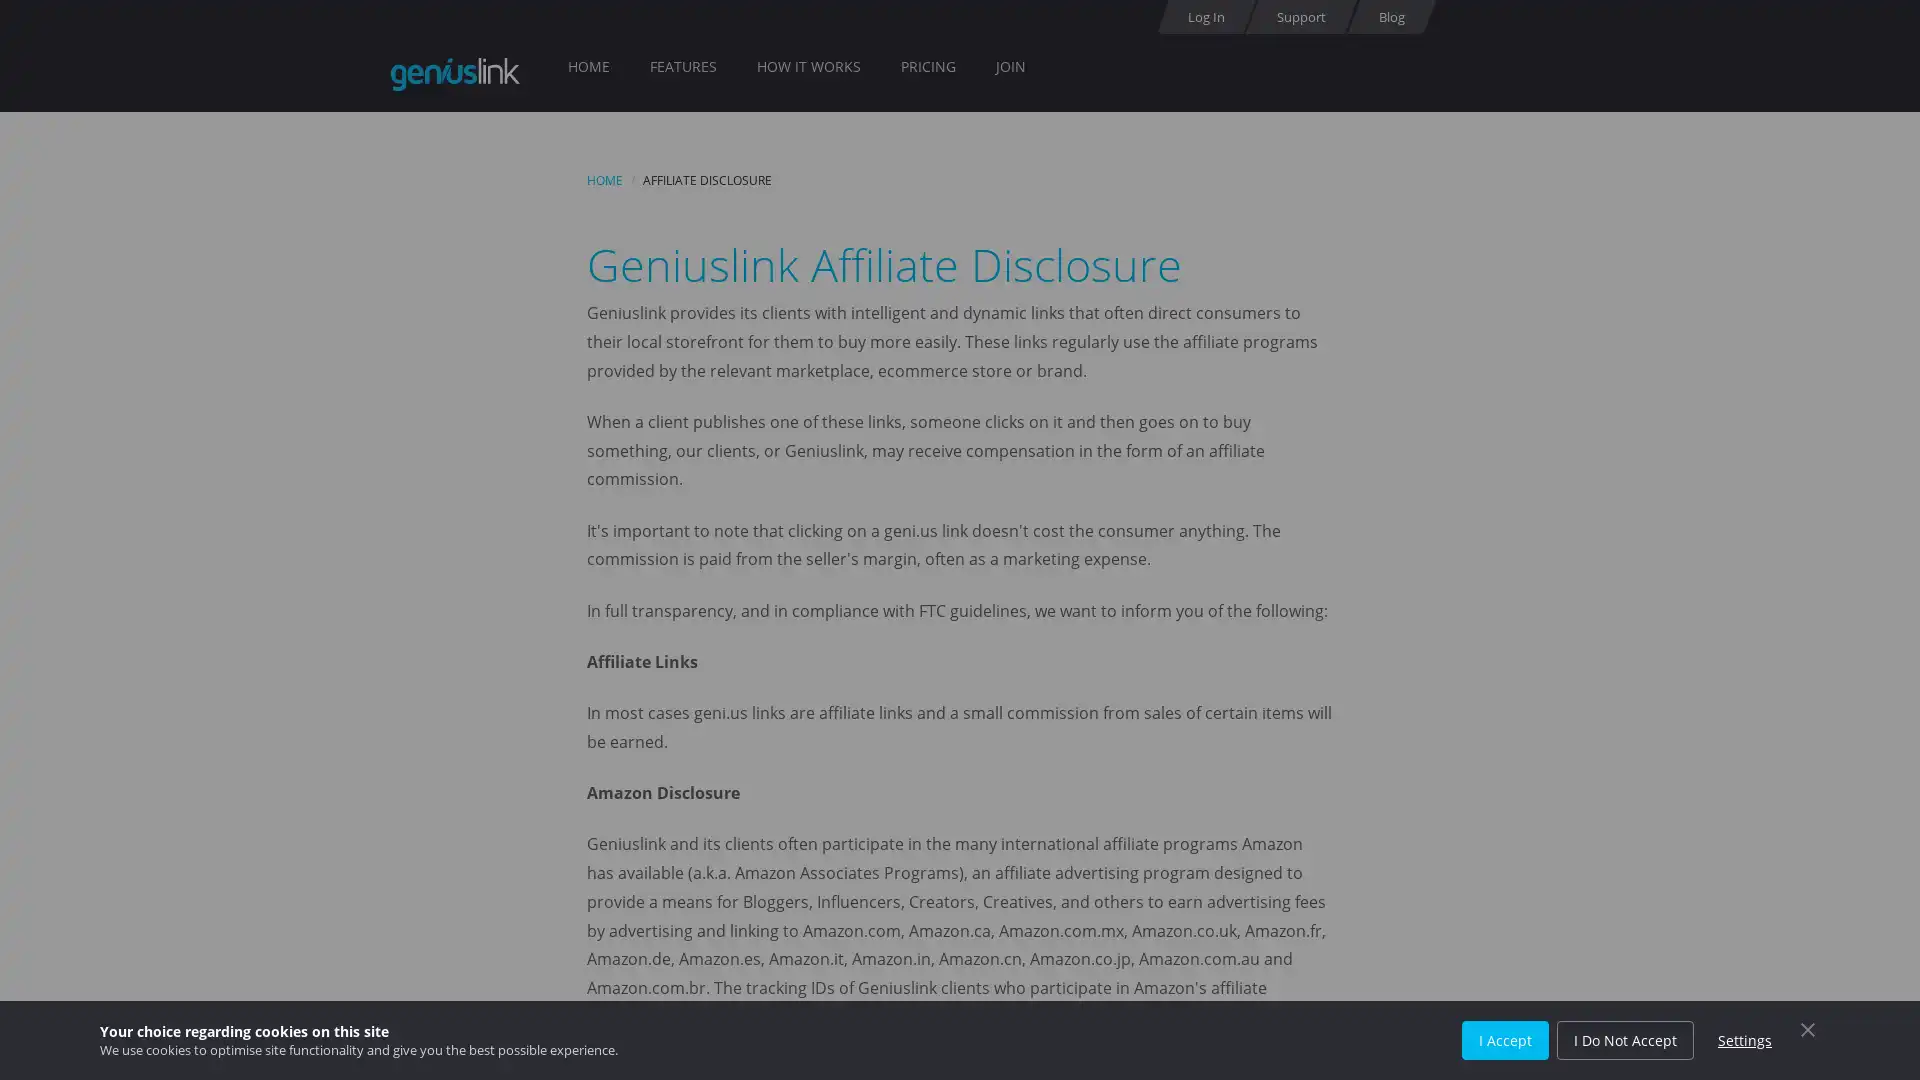 This screenshot has height=1080, width=1920. Describe the element at coordinates (1625, 1039) in the screenshot. I see `I Do Not Accept` at that location.